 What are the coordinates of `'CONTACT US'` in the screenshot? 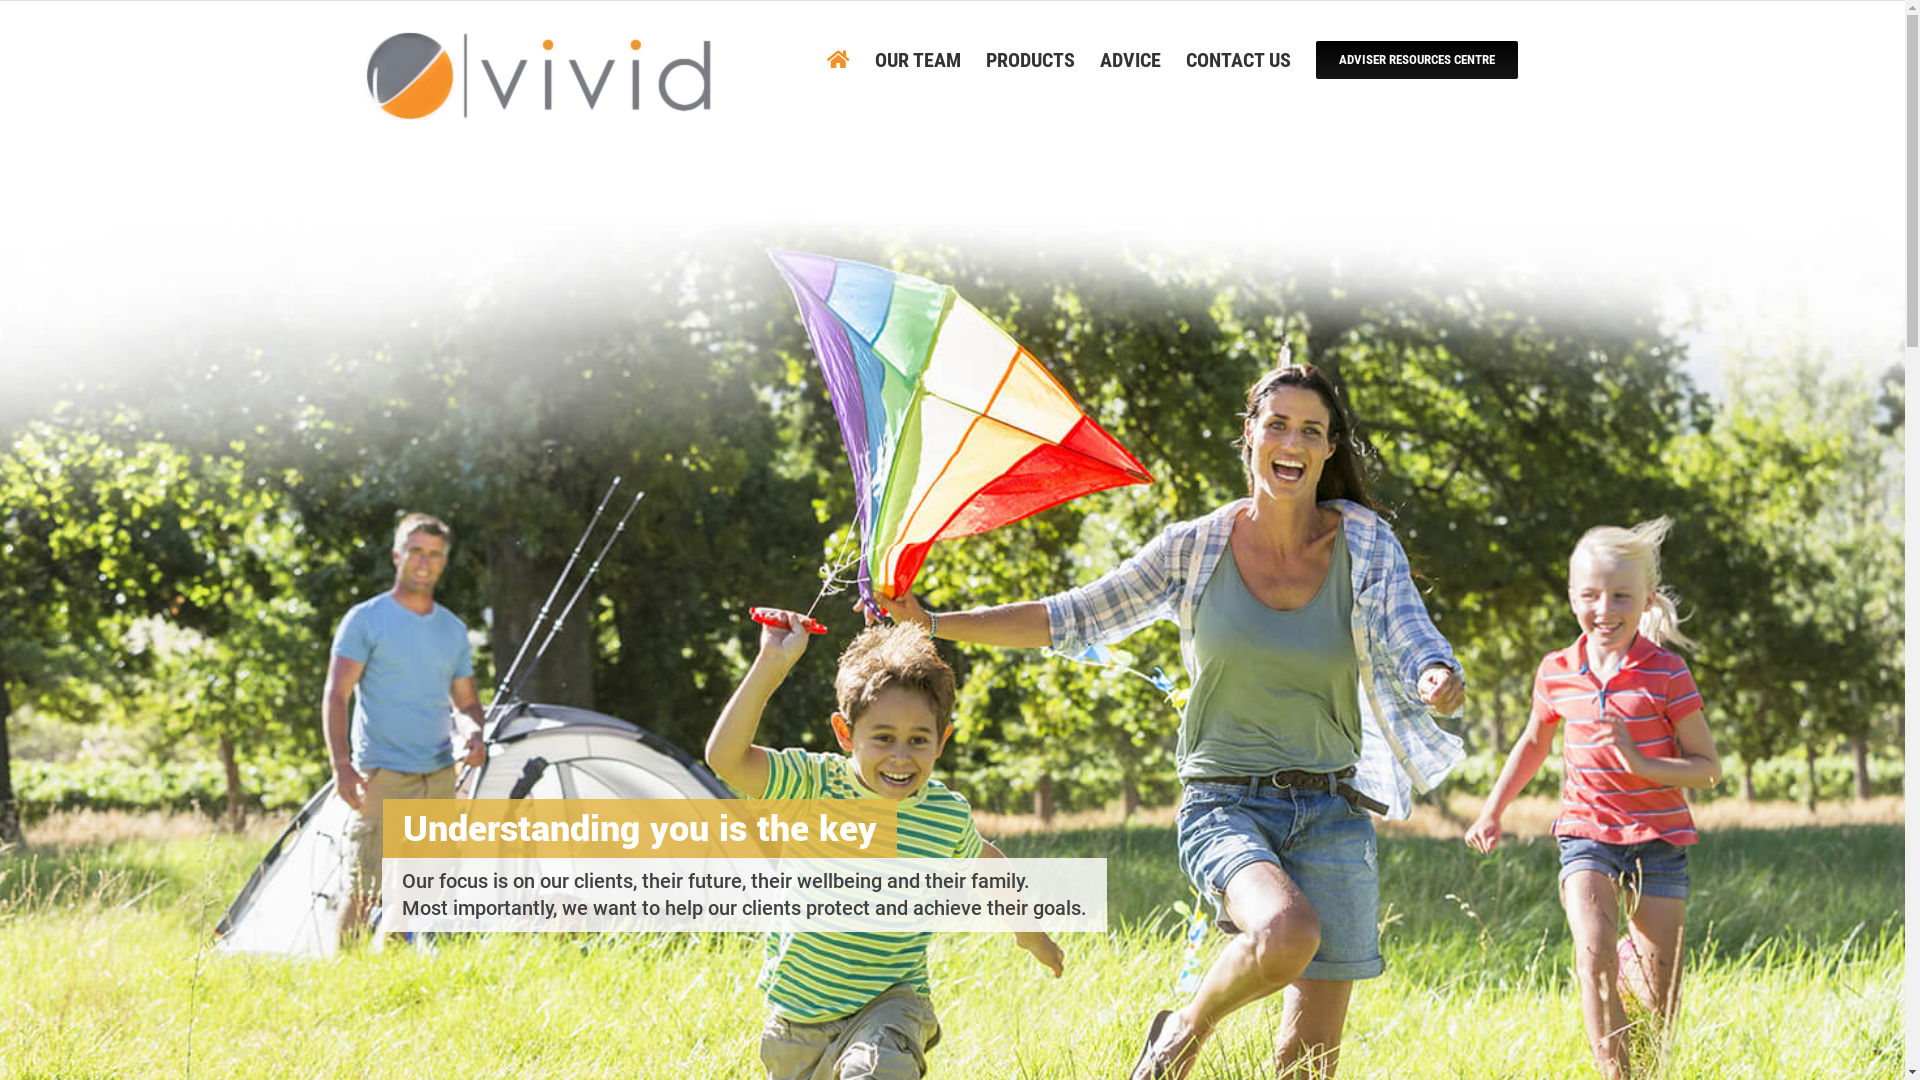 It's located at (1237, 59).